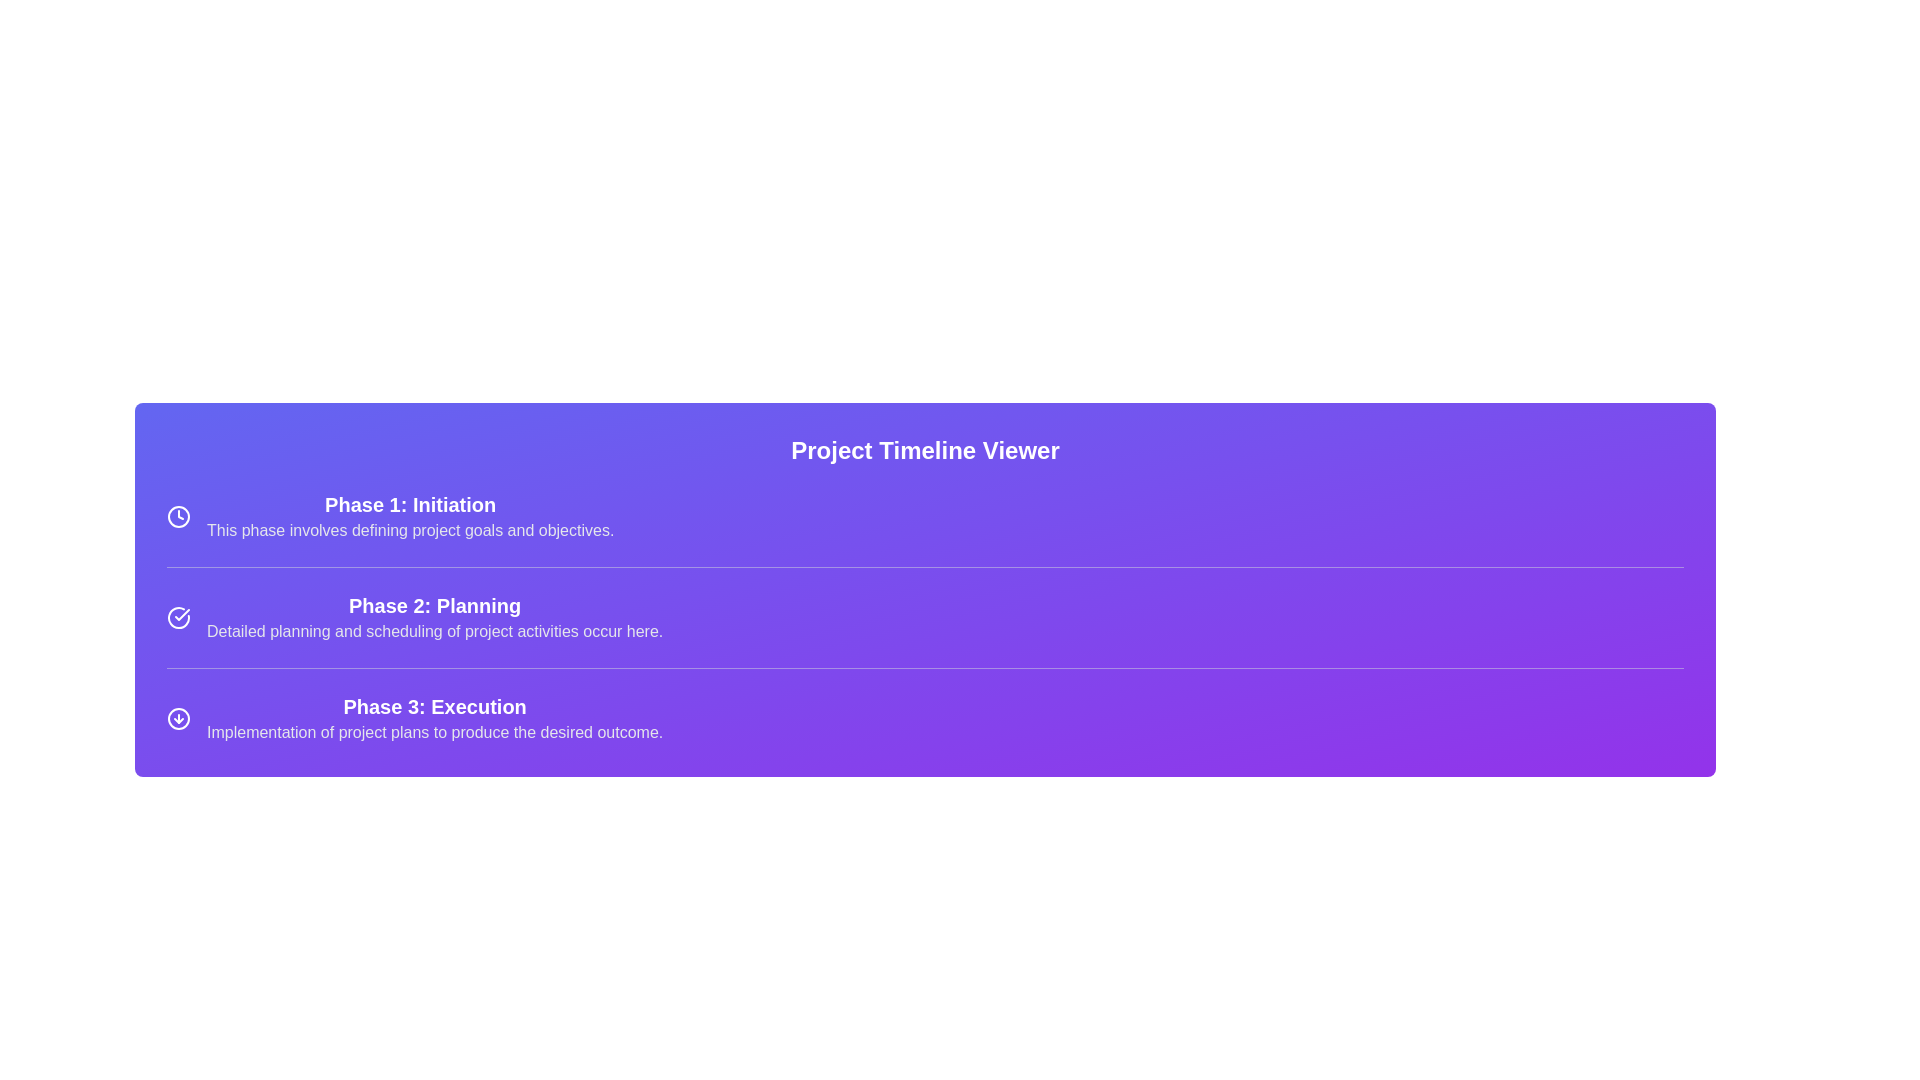  I want to click on title displayed in the text label (header) that serves as the heading for the first phase of the project timeline, located above the description text, so click(409, 504).